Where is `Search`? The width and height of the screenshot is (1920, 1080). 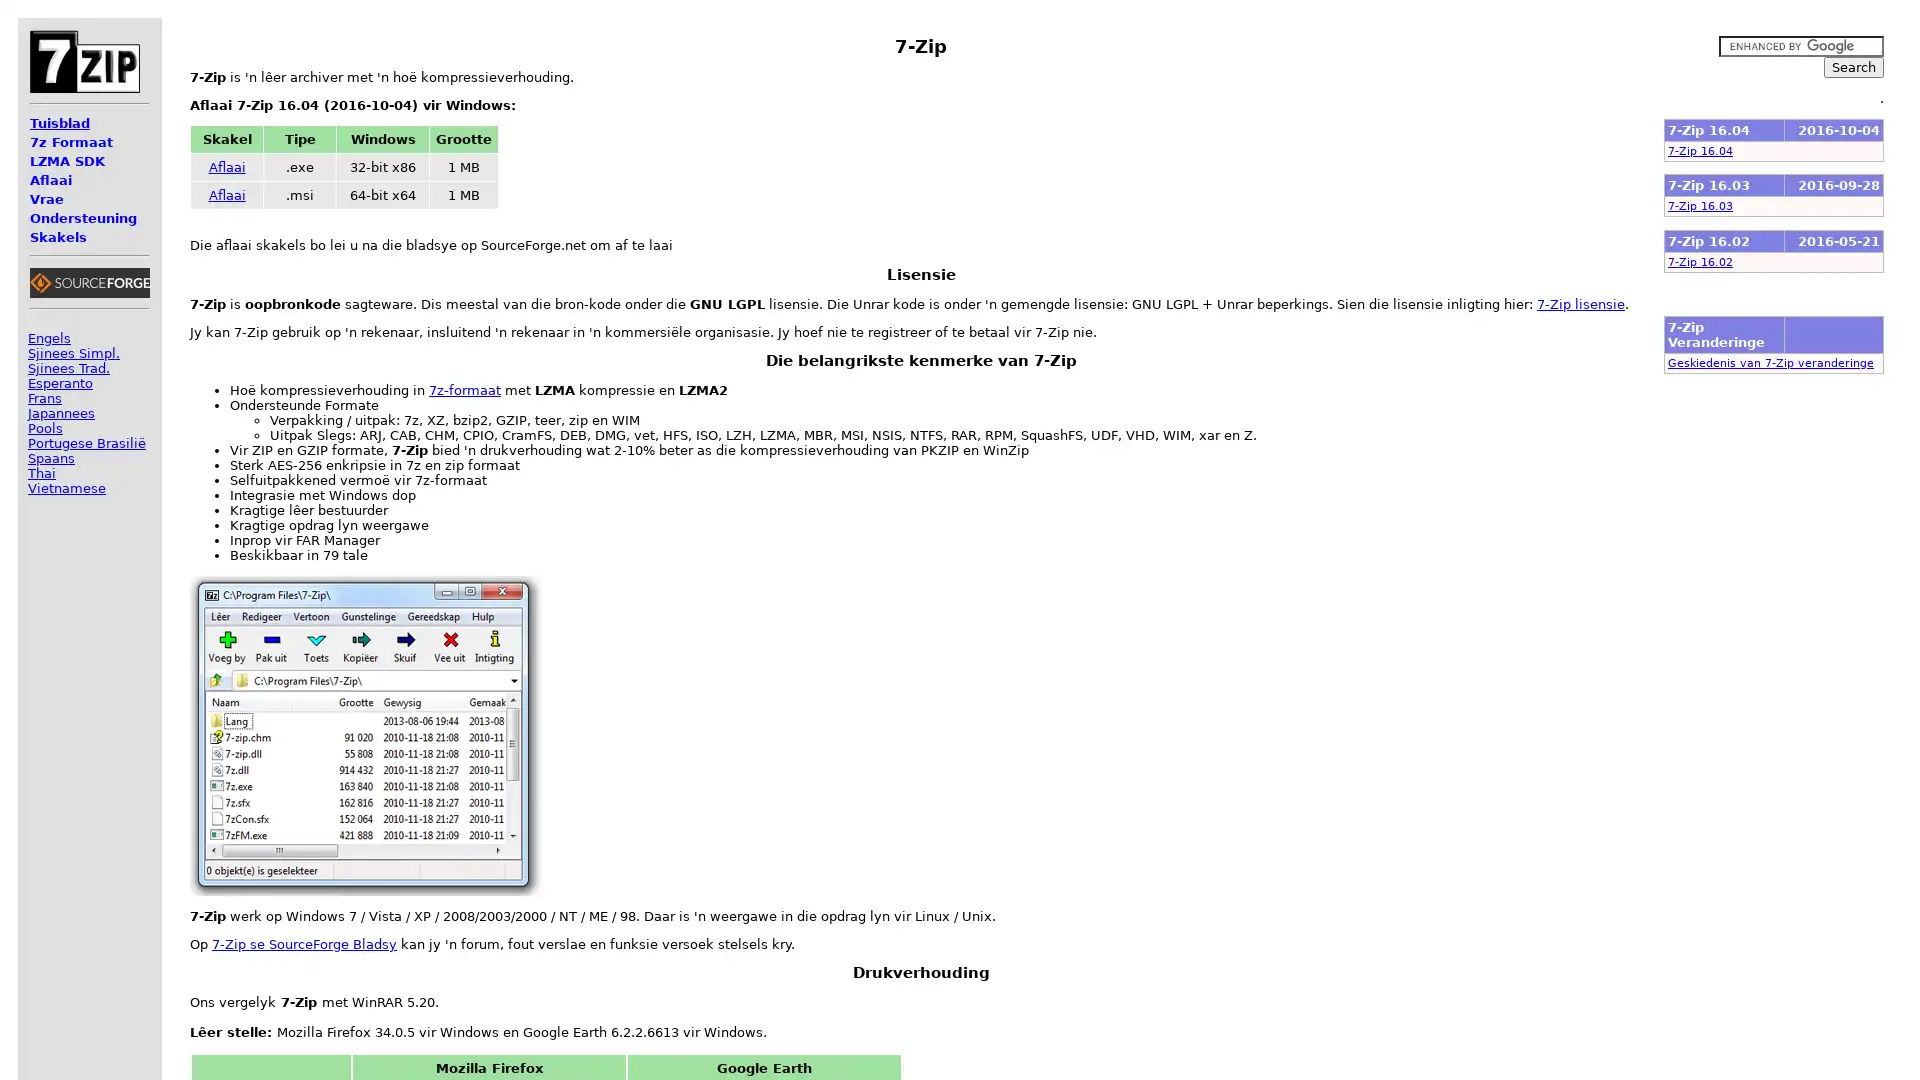 Search is located at coordinates (1852, 66).